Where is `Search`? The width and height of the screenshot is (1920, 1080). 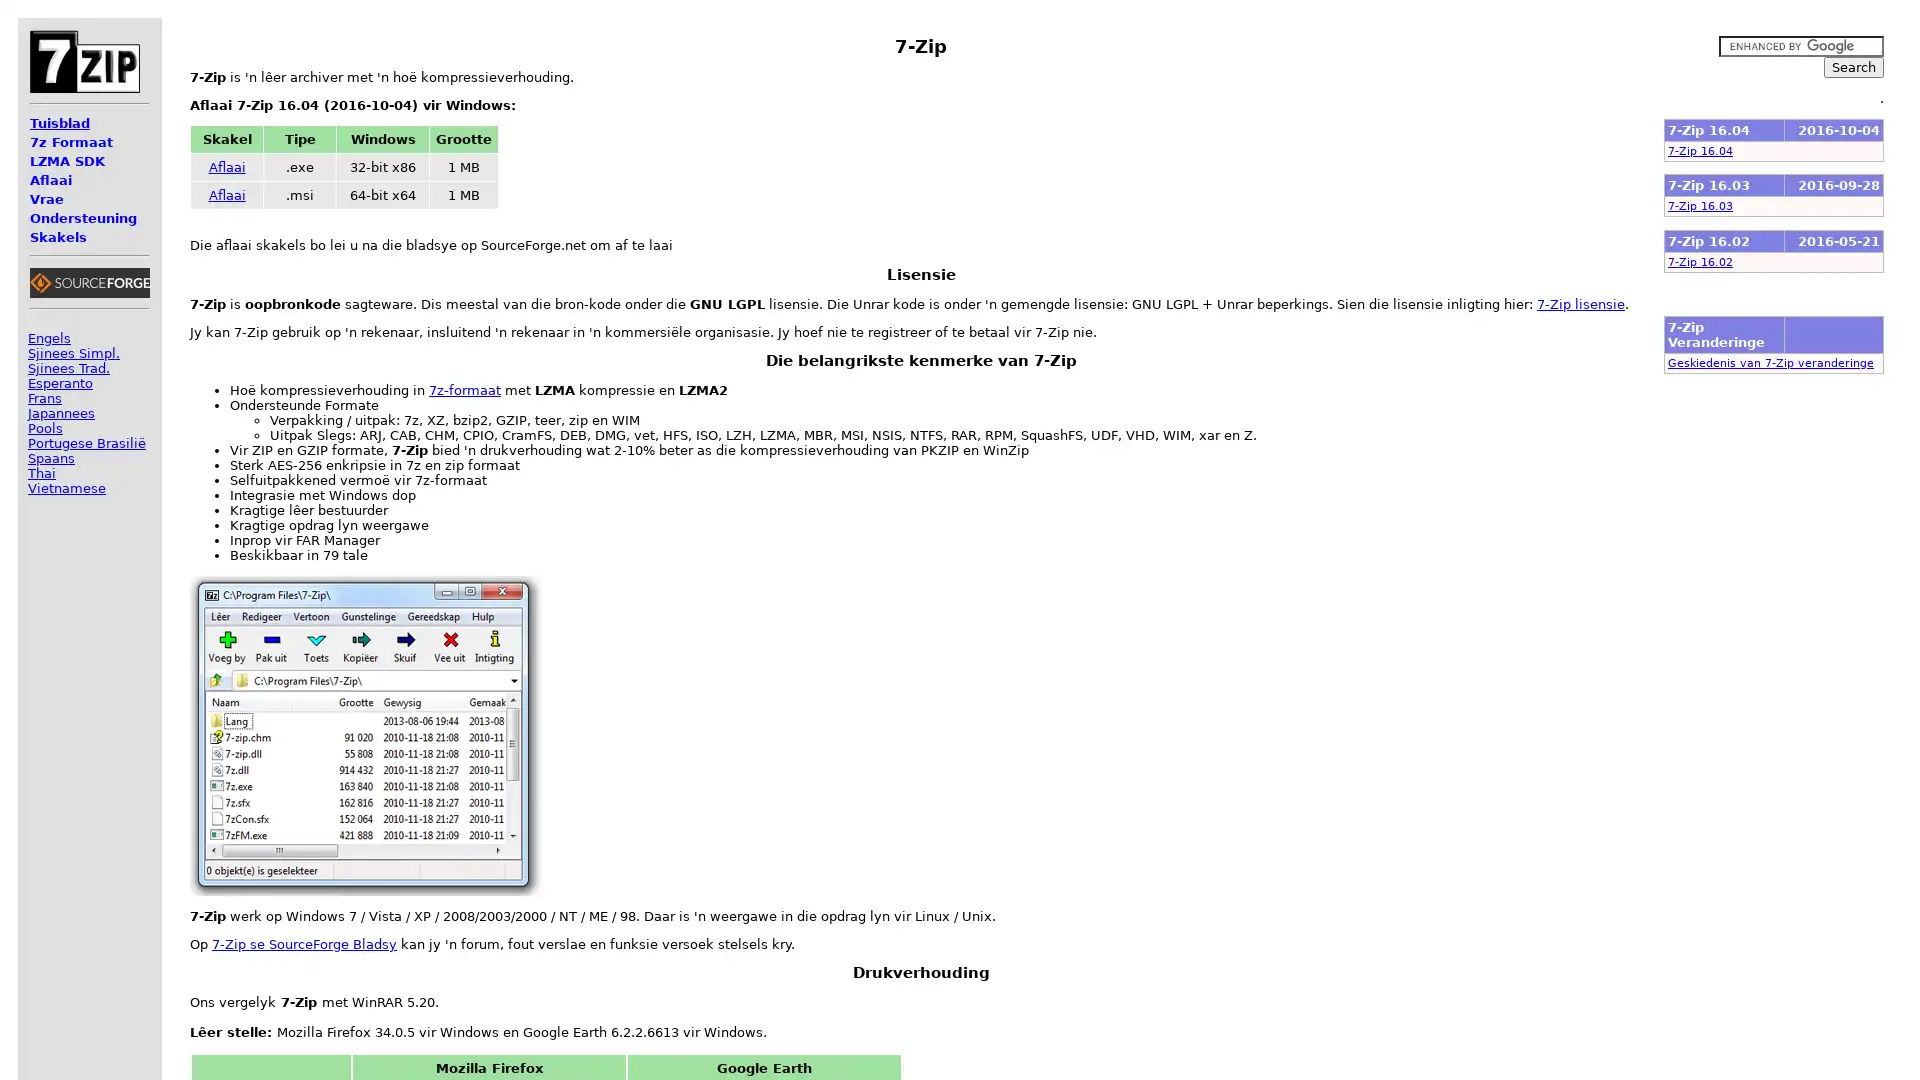 Search is located at coordinates (1852, 66).